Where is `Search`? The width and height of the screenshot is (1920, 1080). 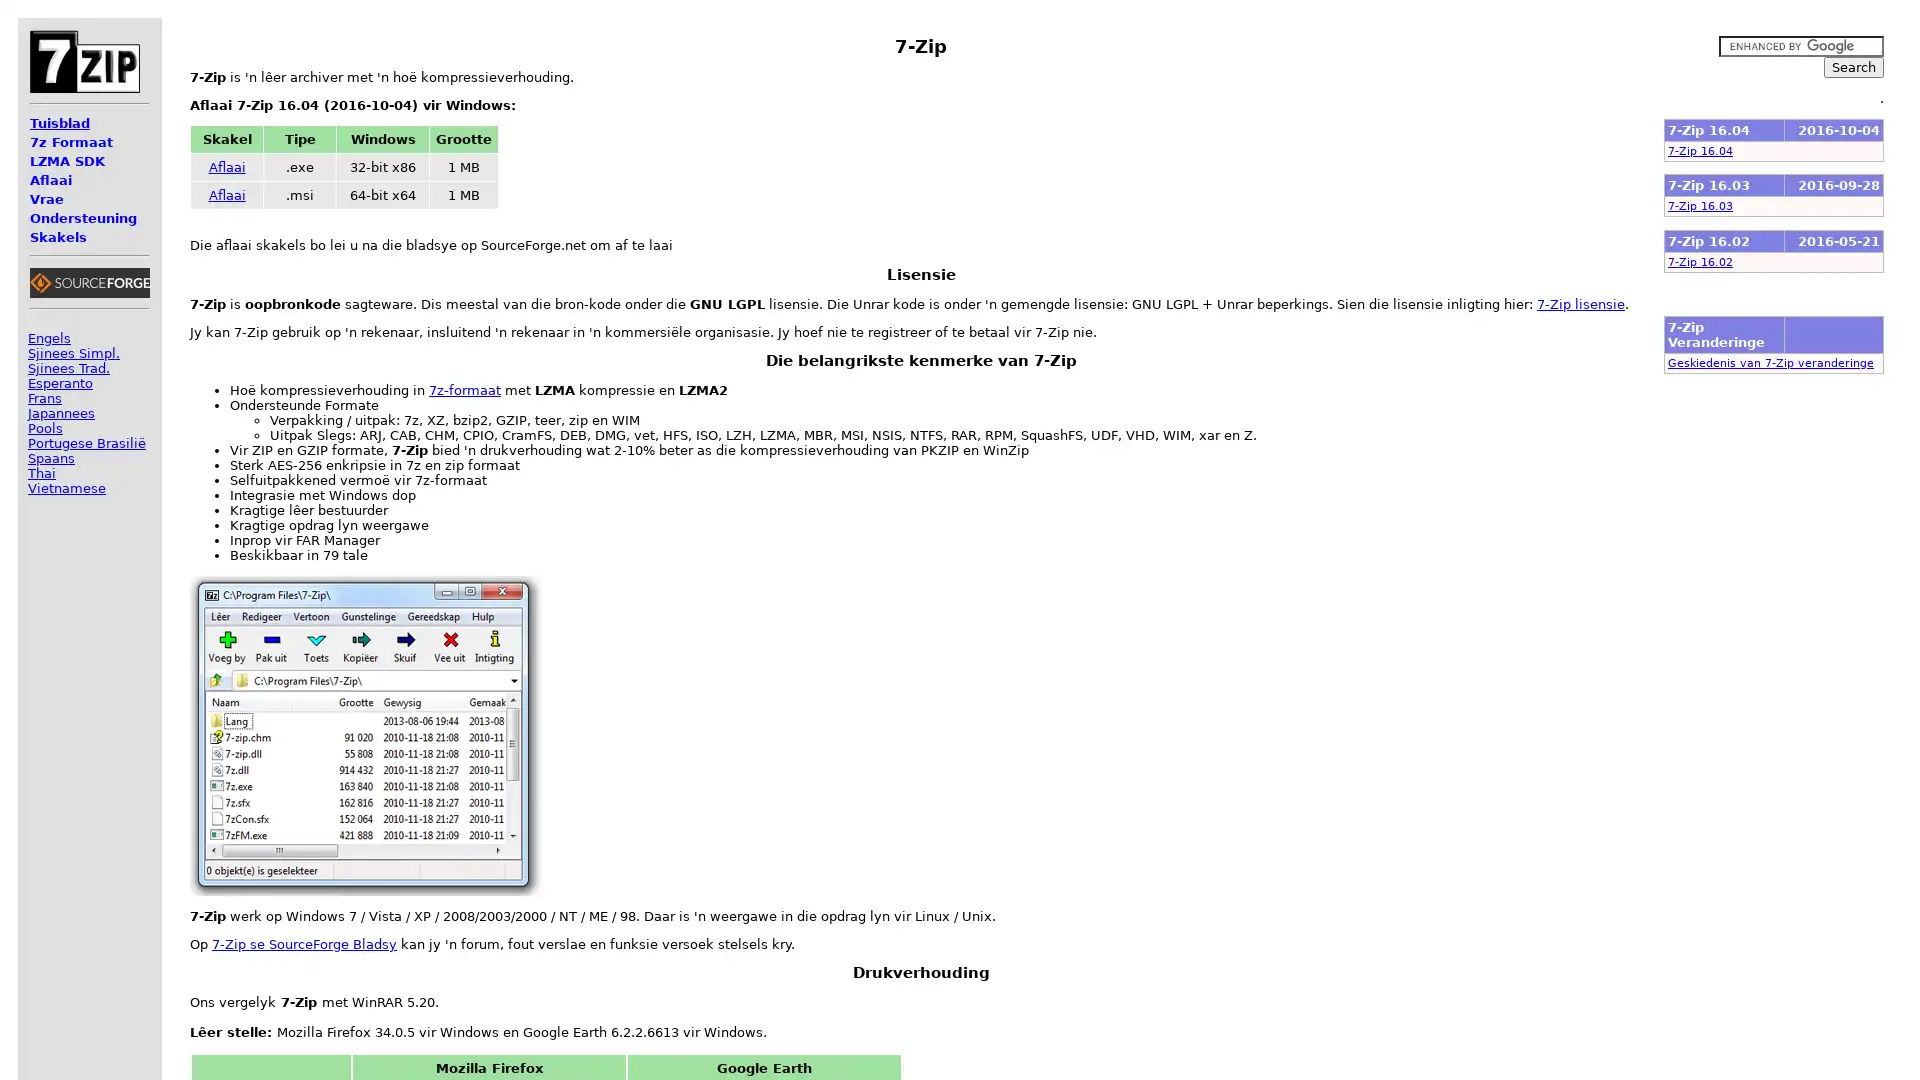 Search is located at coordinates (1852, 66).